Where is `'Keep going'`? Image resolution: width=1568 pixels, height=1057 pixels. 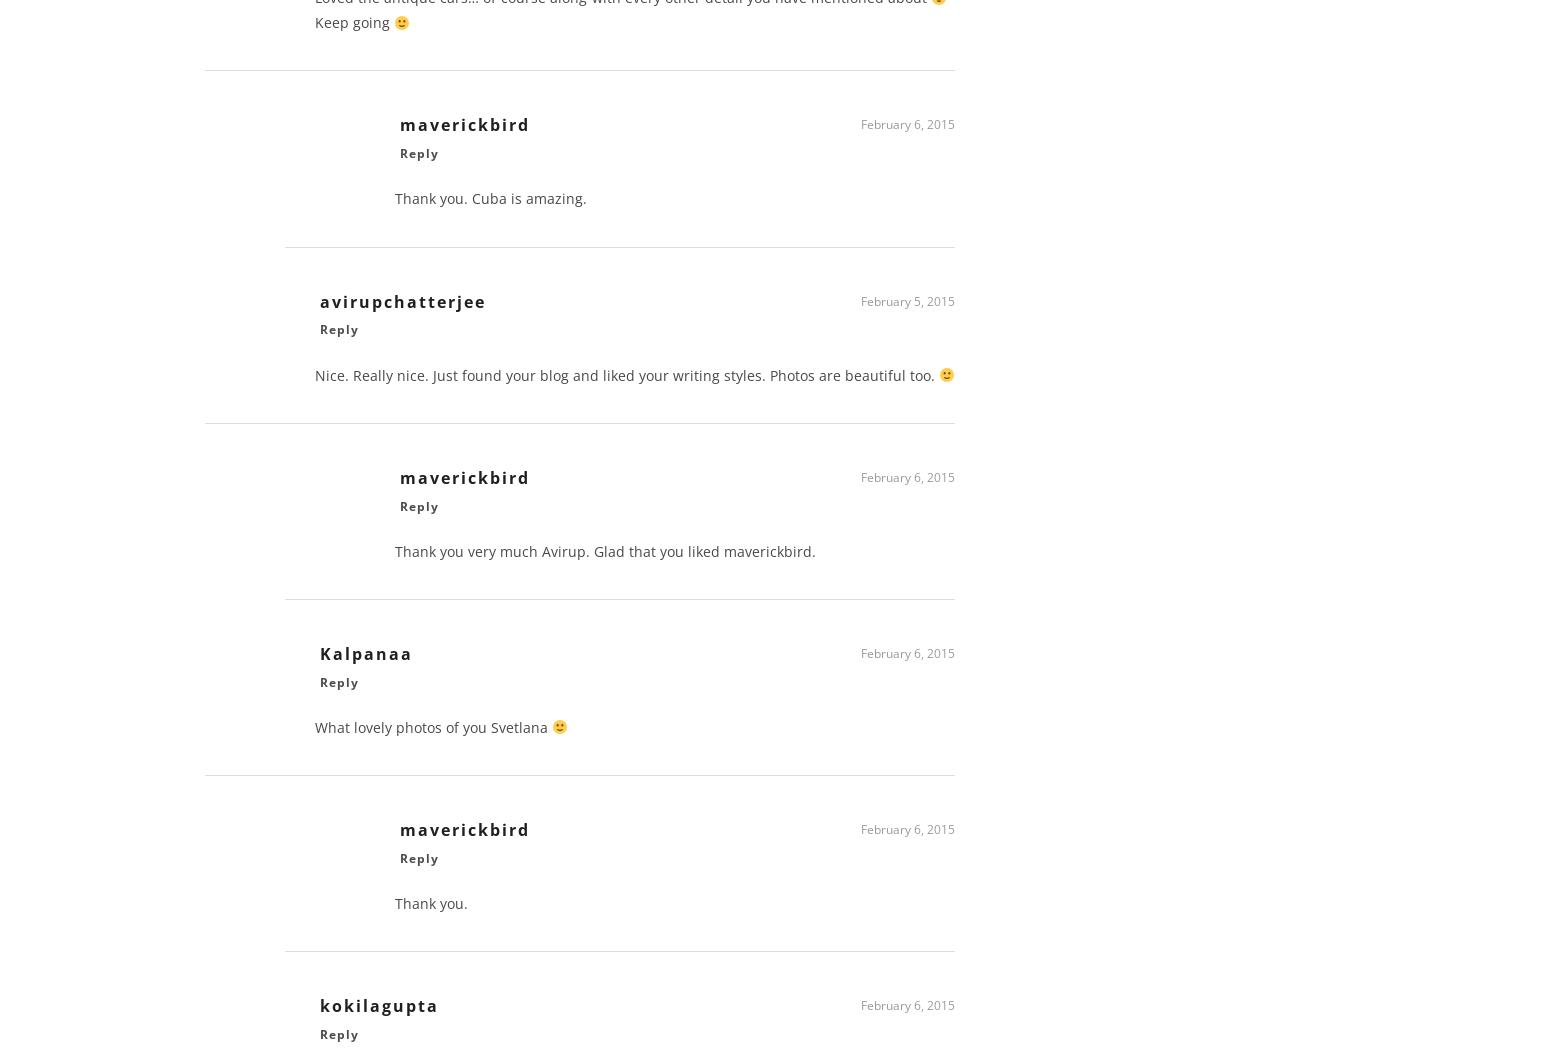
'Keep going' is located at coordinates (354, 29).